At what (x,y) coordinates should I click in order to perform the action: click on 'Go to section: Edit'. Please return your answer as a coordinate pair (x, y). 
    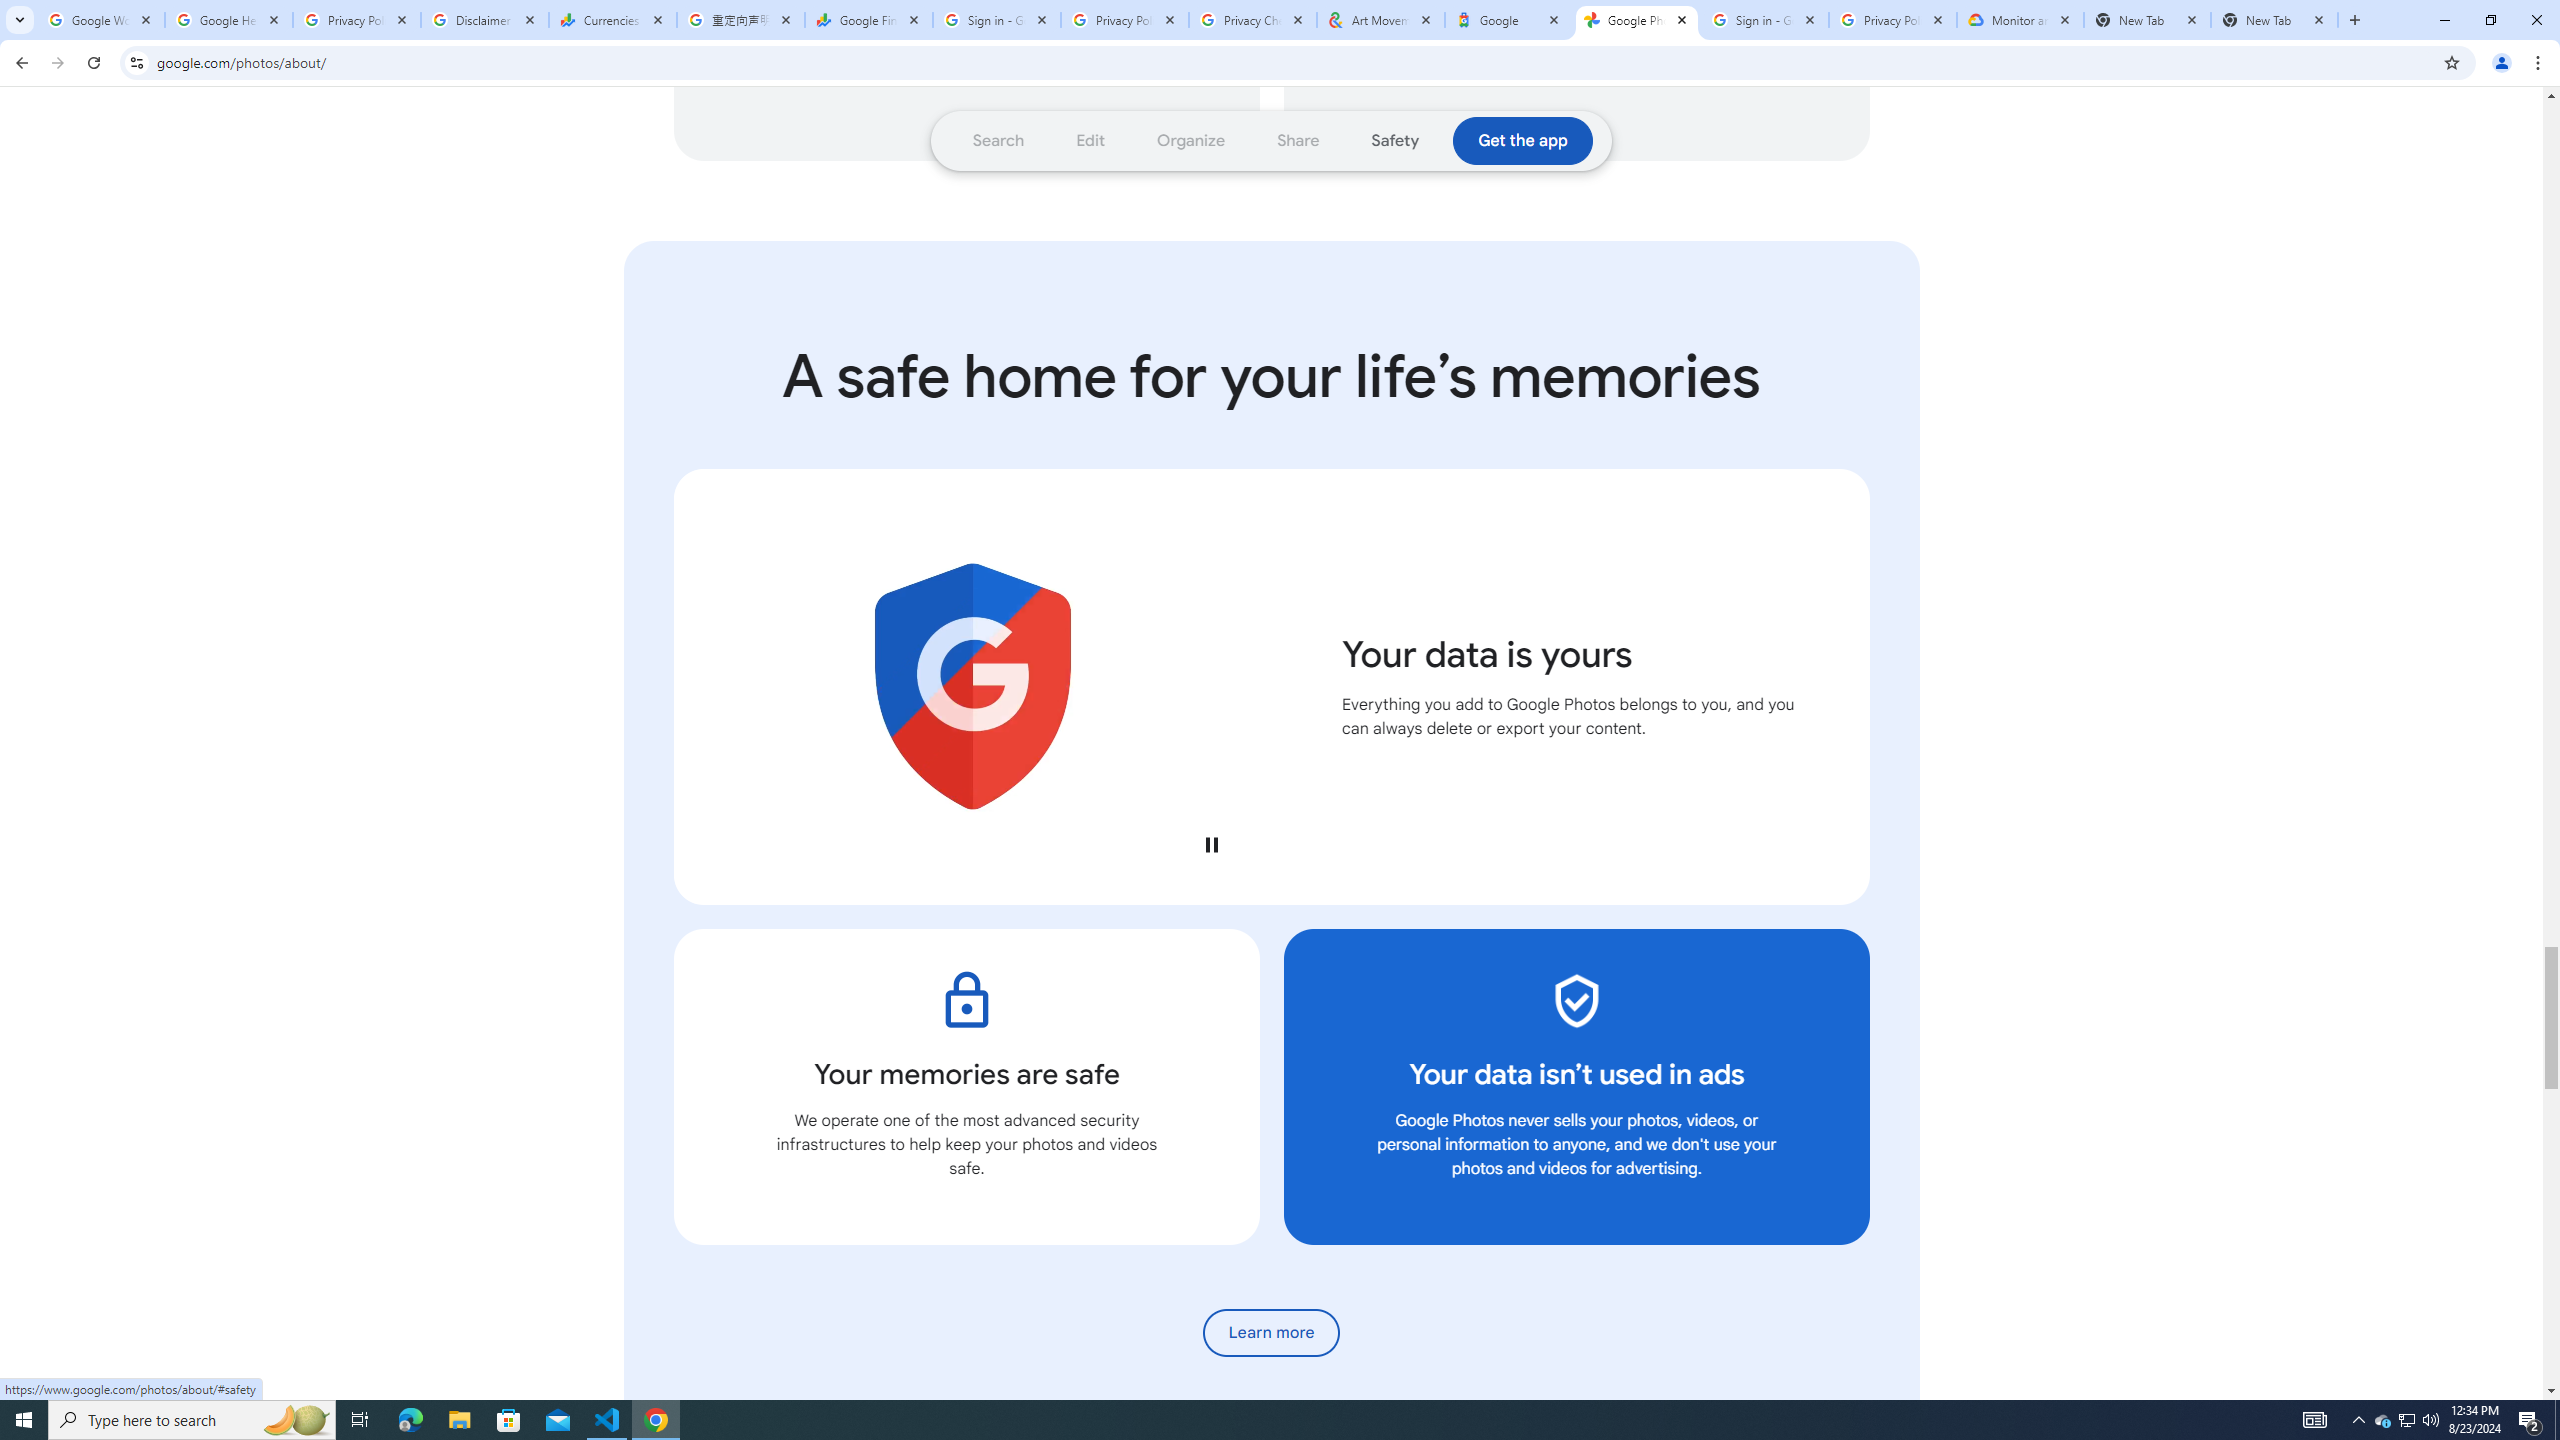
    Looking at the image, I should click on (1091, 141).